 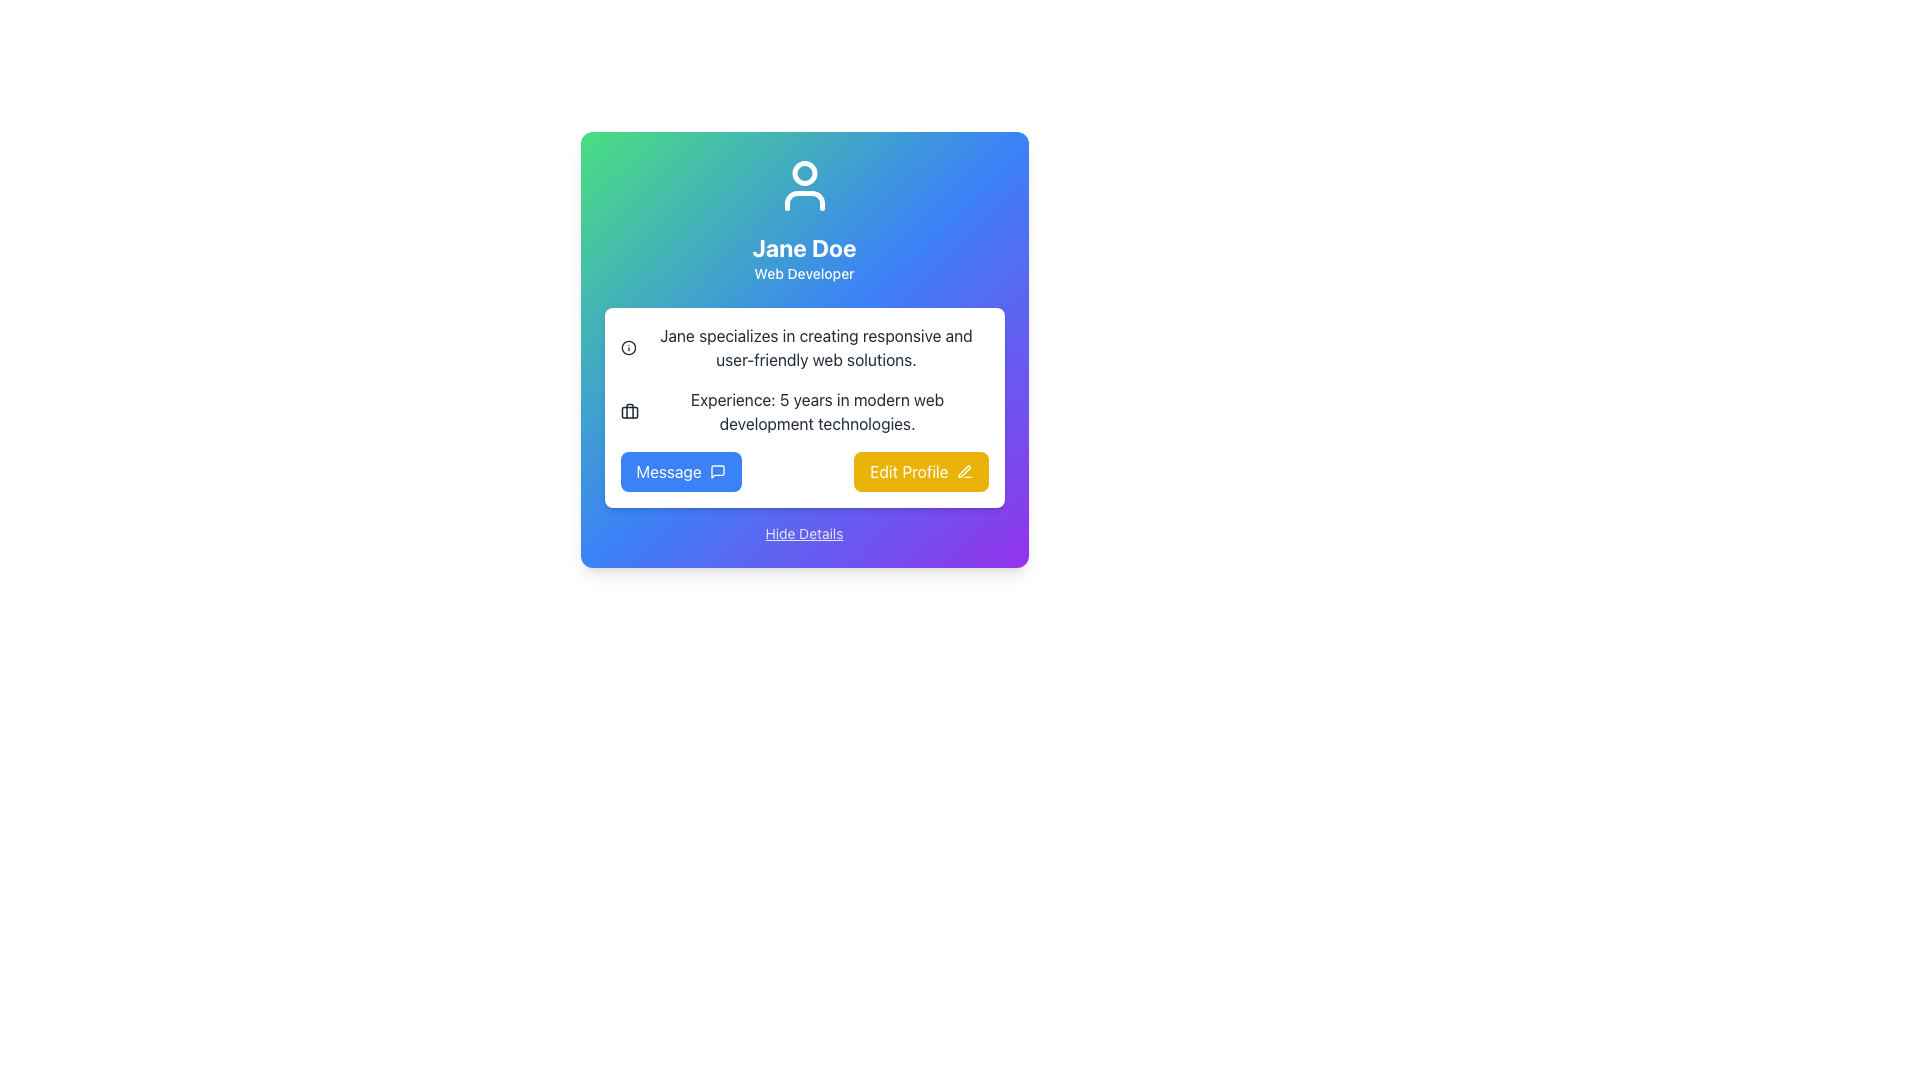 What do you see at coordinates (717, 471) in the screenshot?
I see `the icon located to the right of the text 'Message' within the 'Message' button` at bounding box center [717, 471].